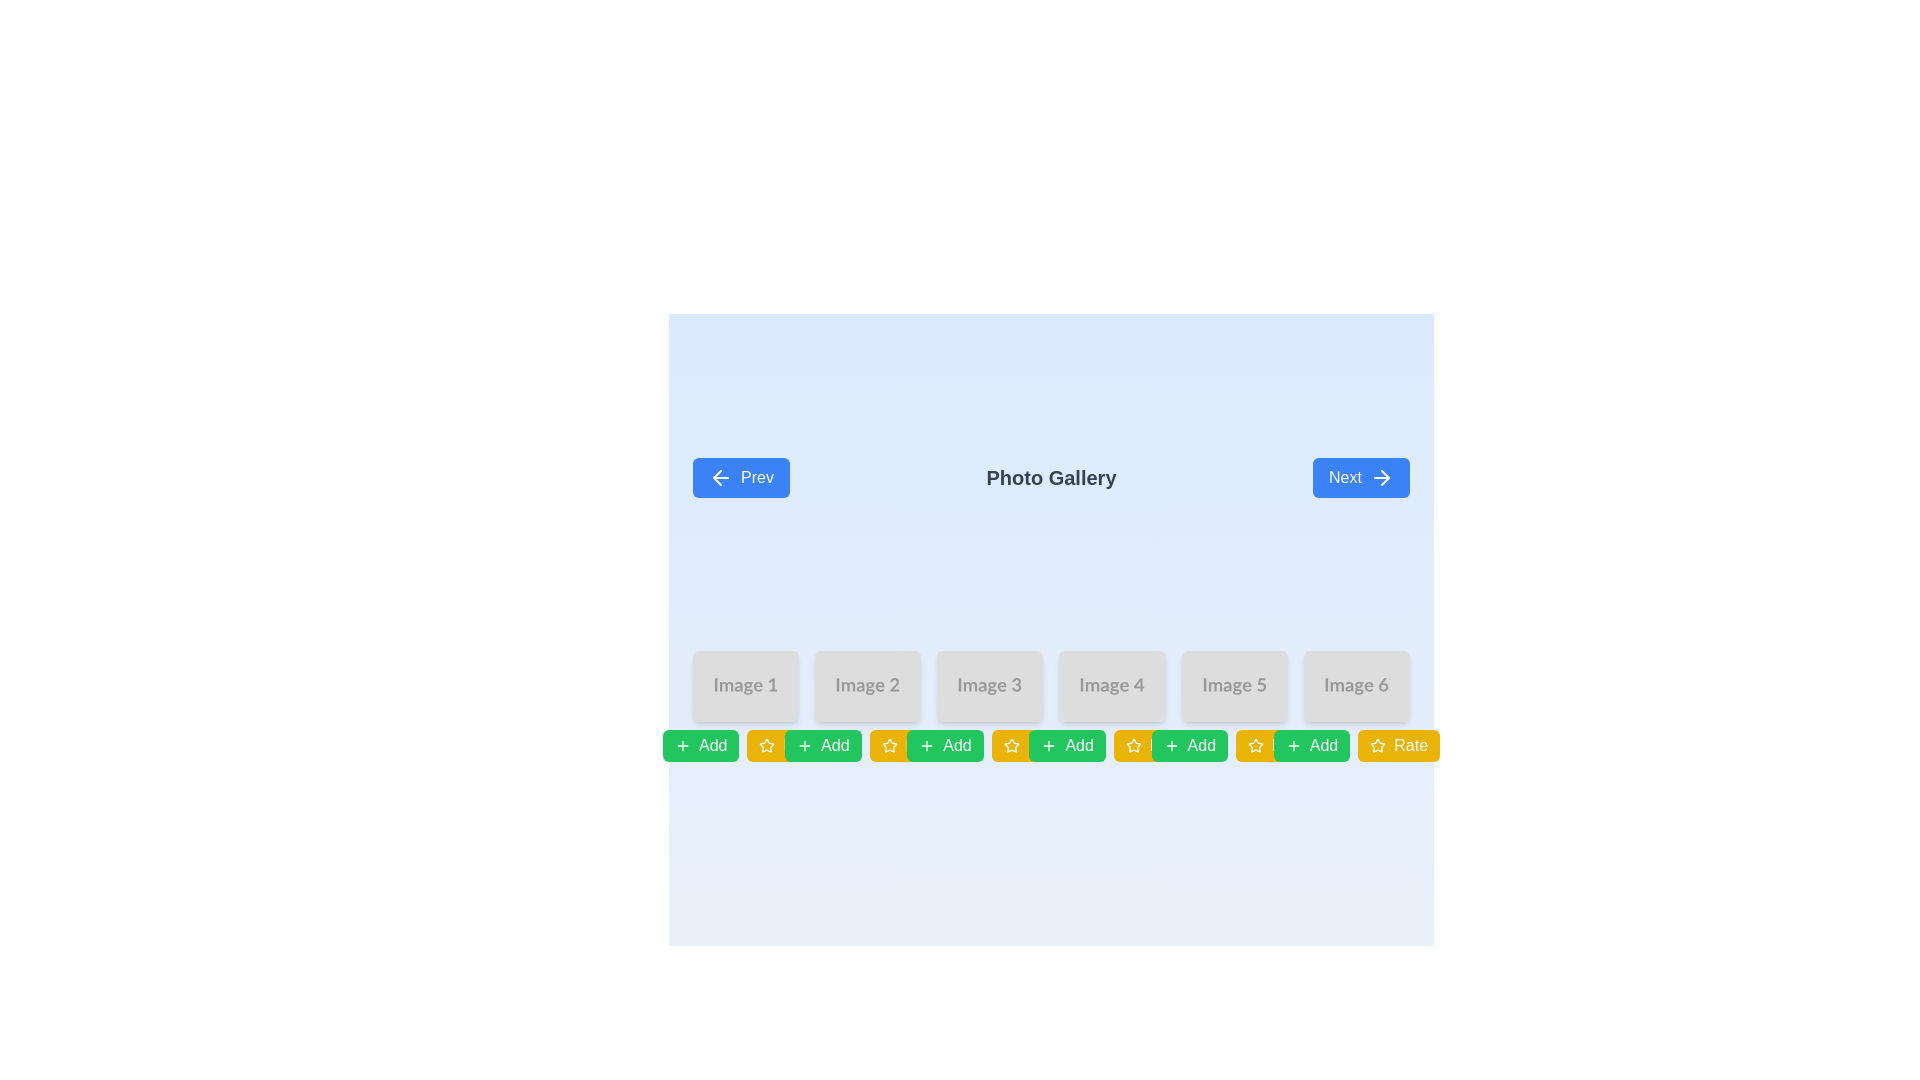  What do you see at coordinates (1133, 745) in the screenshot?
I see `the star-shaped icon, which is yellow and hollow, located to the left of the 'Rate' text button in the bottom-right corner of the interface to rate it` at bounding box center [1133, 745].